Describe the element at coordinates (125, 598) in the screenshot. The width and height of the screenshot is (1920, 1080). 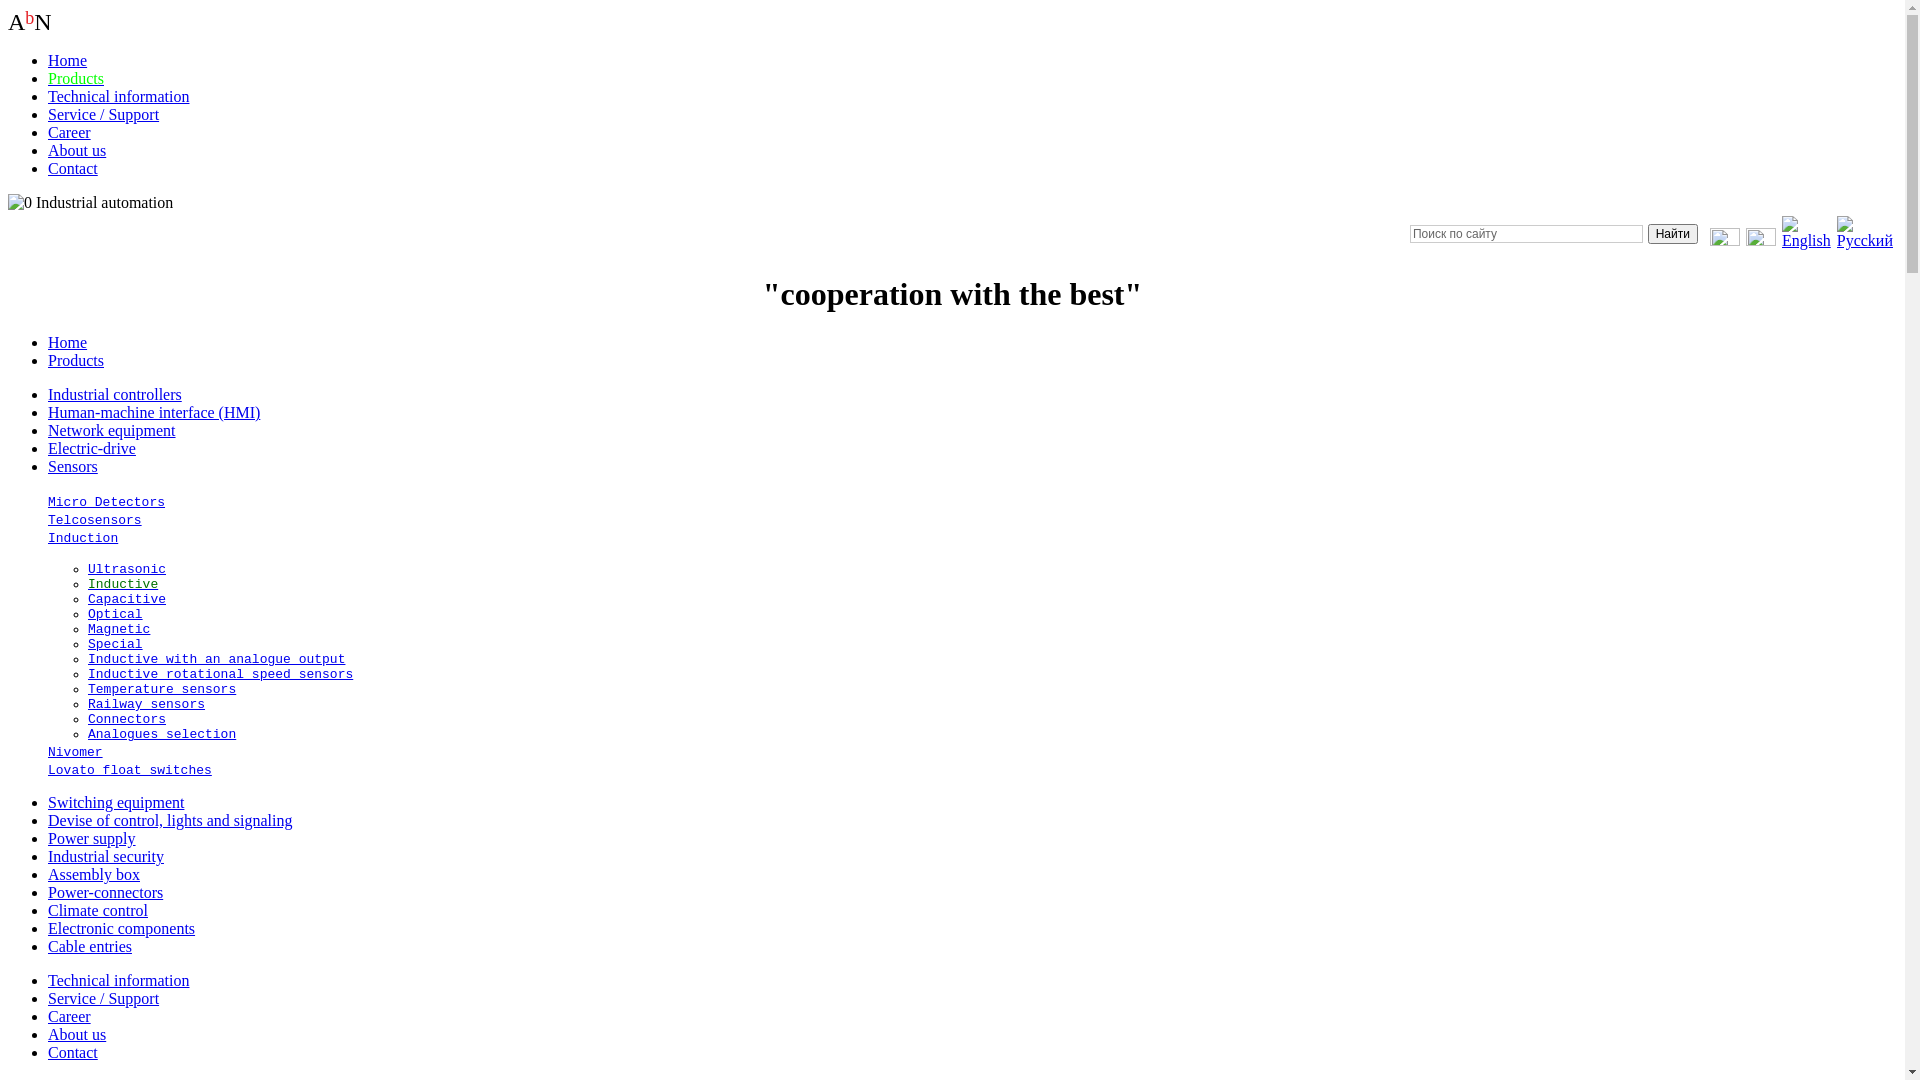
I see `'Capacitive'` at that location.